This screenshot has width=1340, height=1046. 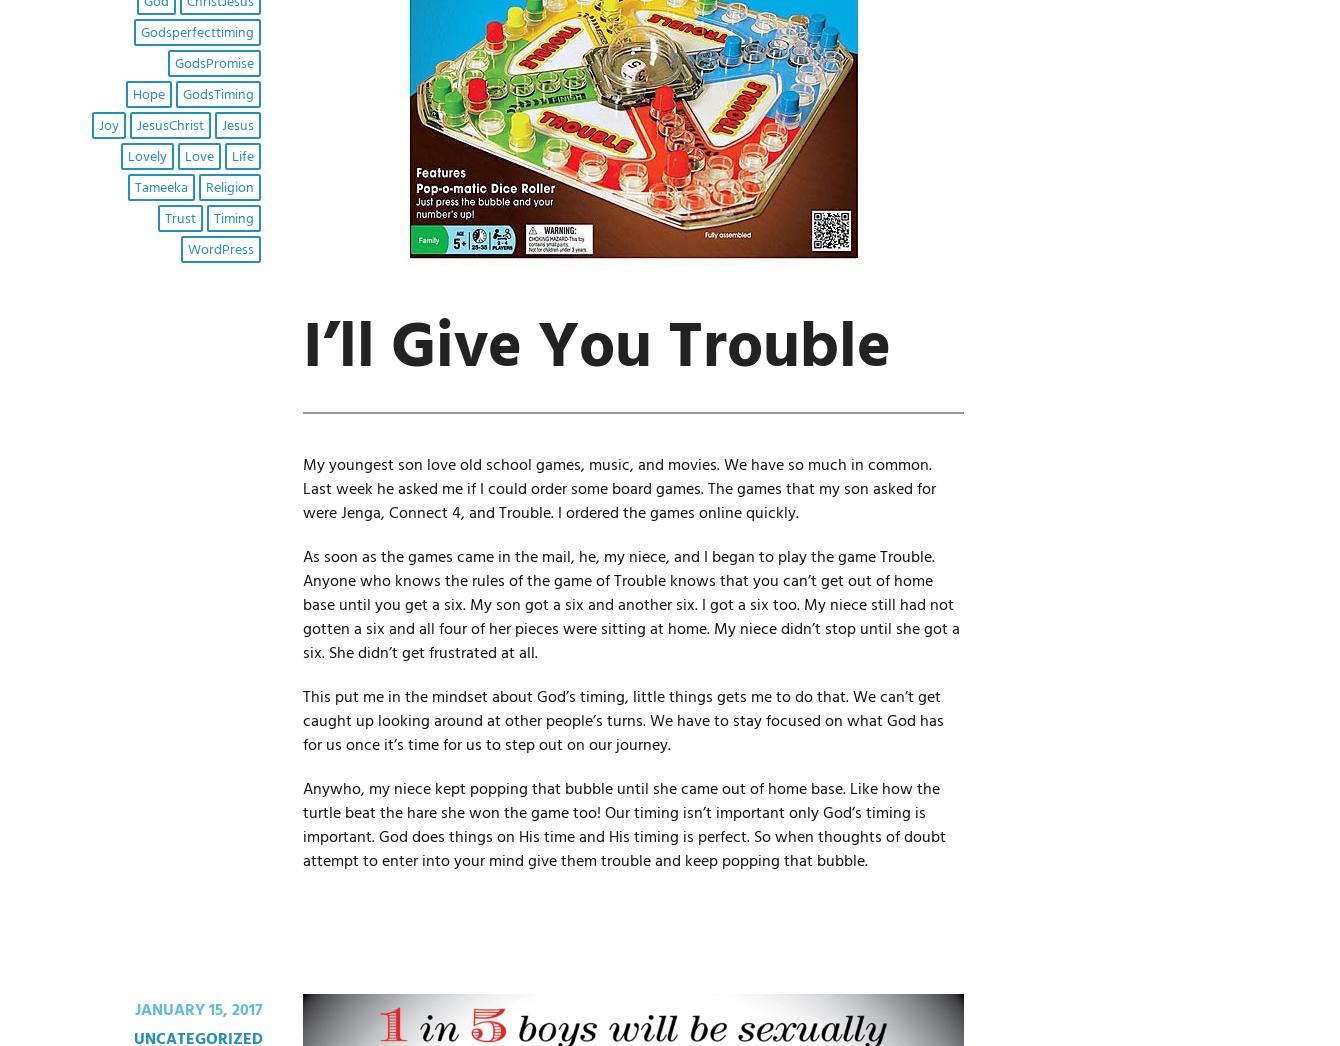 What do you see at coordinates (197, 1010) in the screenshot?
I see `'January 15, 2017'` at bounding box center [197, 1010].